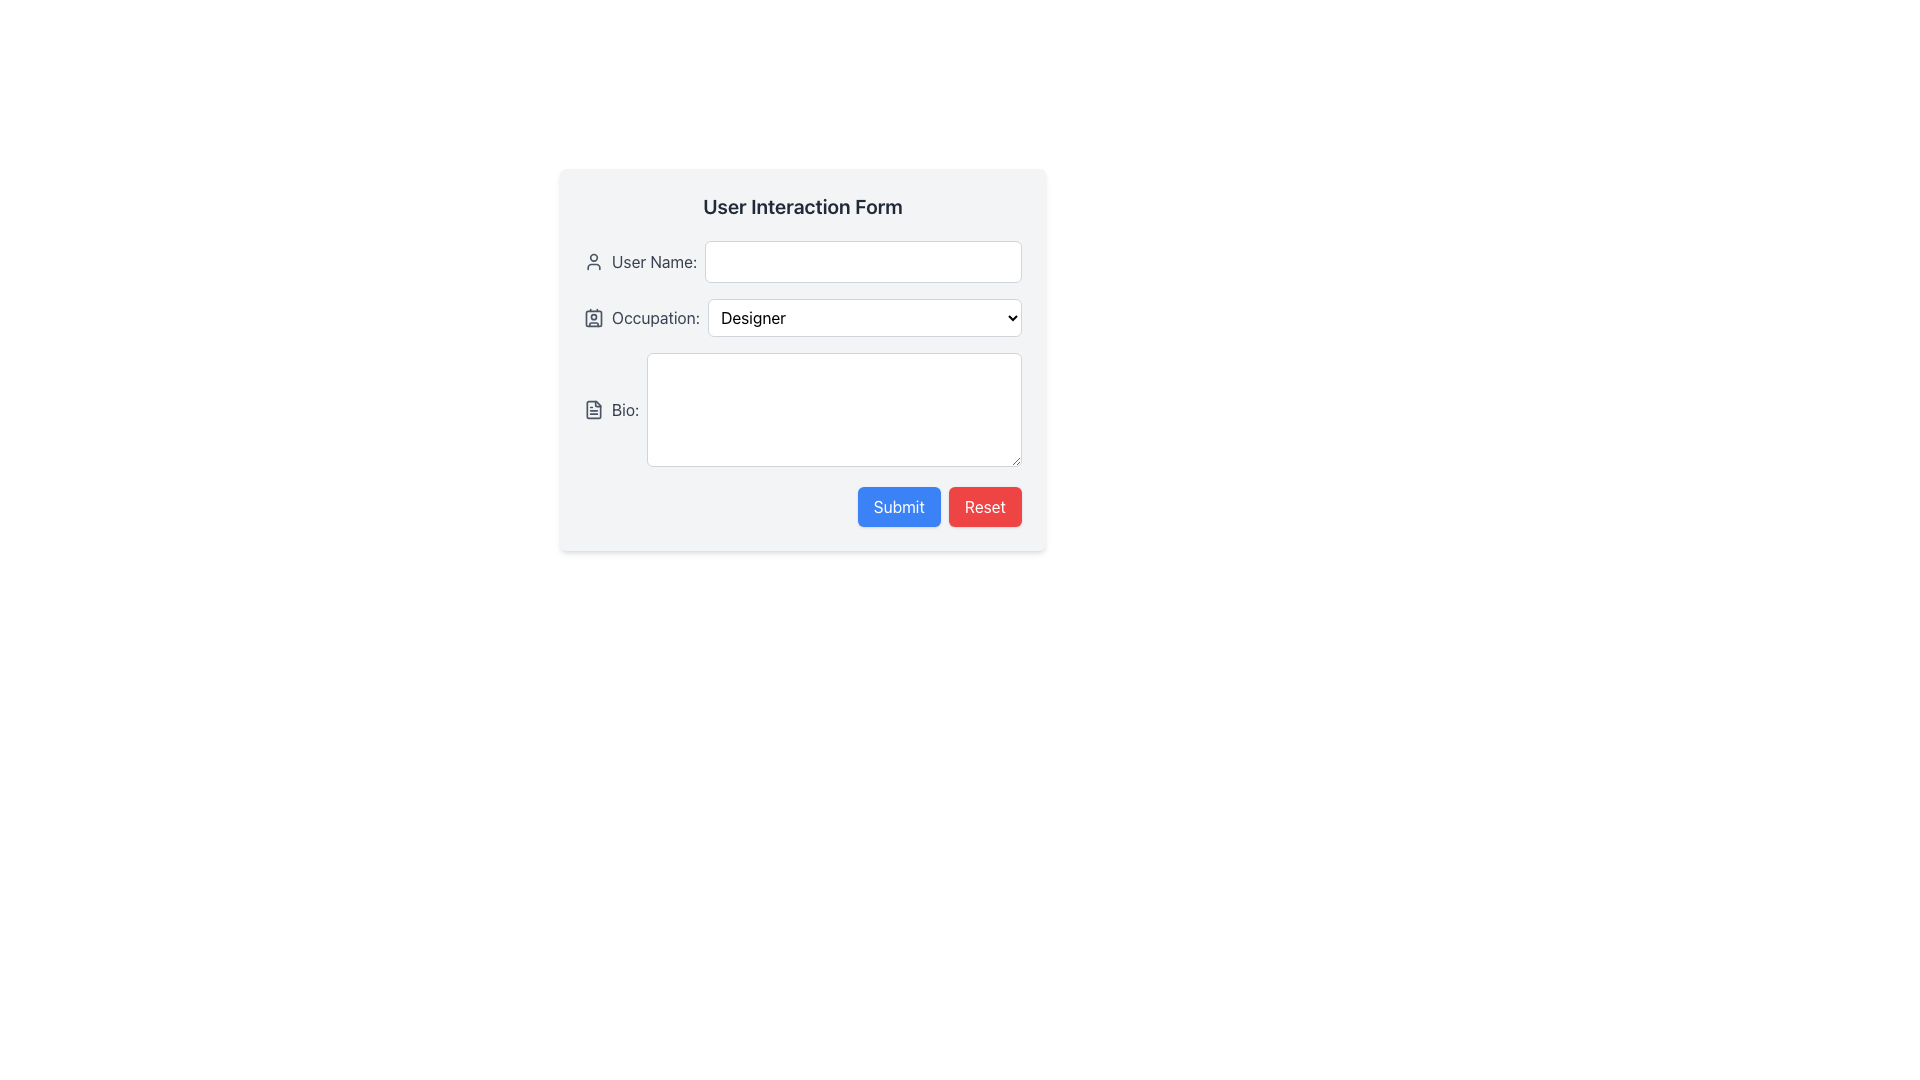 This screenshot has width=1920, height=1080. Describe the element at coordinates (654, 261) in the screenshot. I see `the username label which indicates the purpose of the adjacent input field for entering a username` at that location.